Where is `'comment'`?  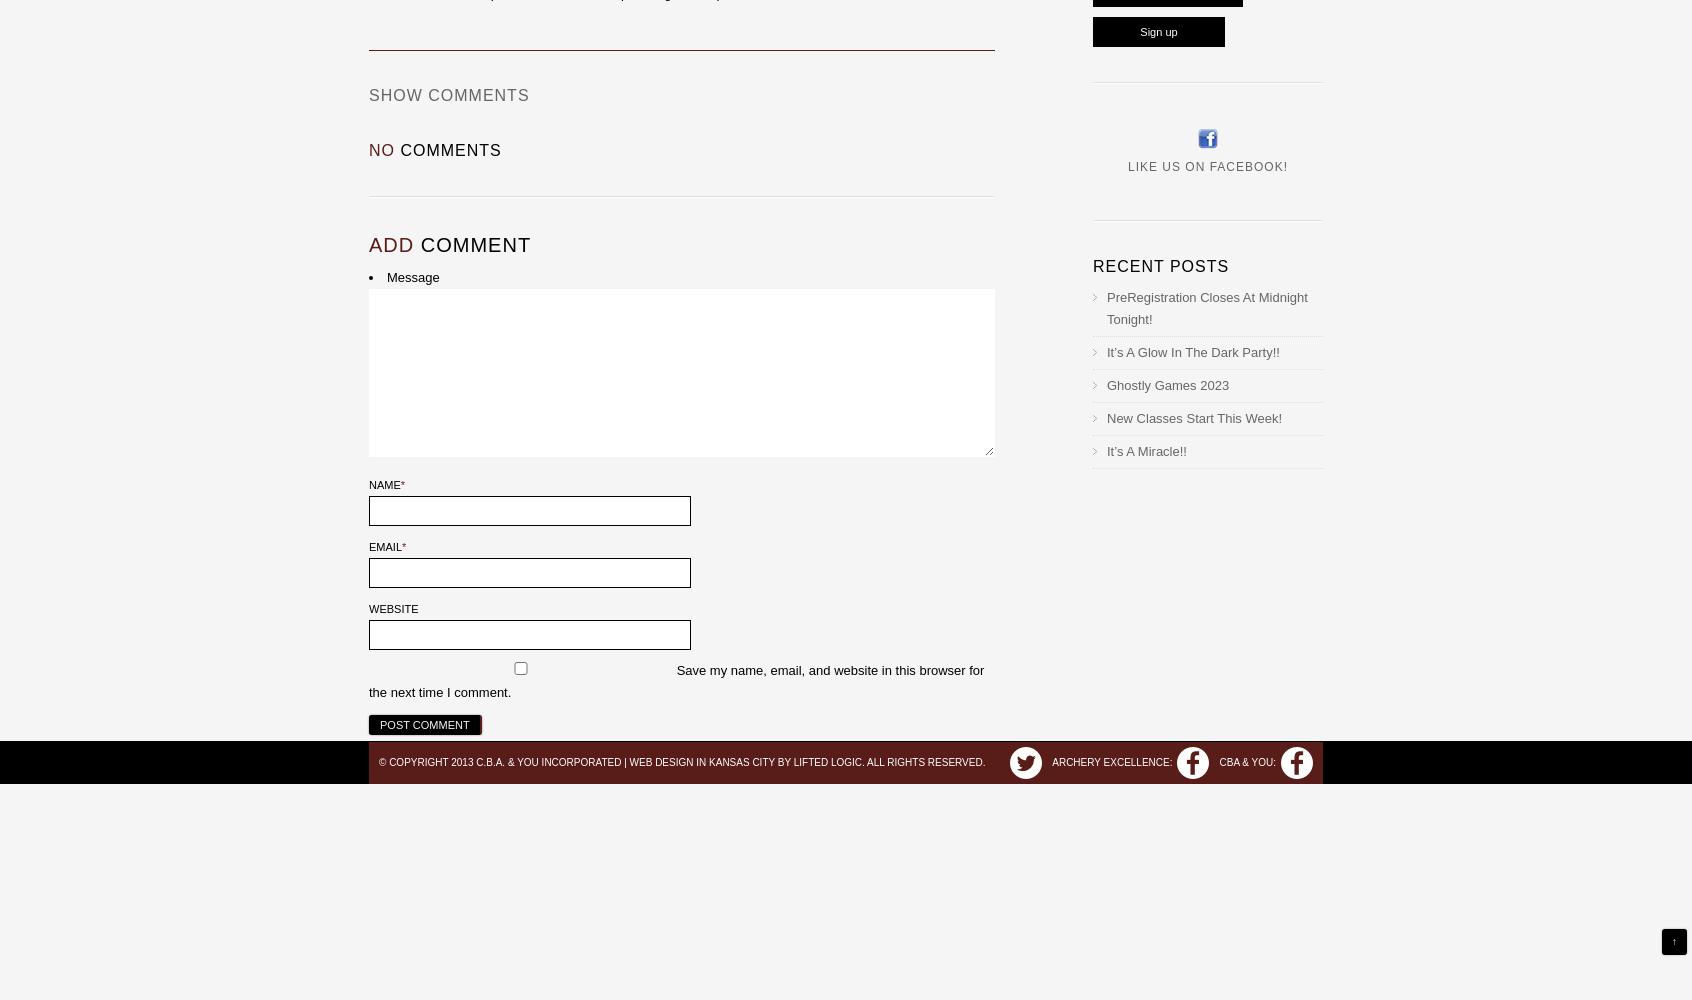
'comment' is located at coordinates (471, 244).